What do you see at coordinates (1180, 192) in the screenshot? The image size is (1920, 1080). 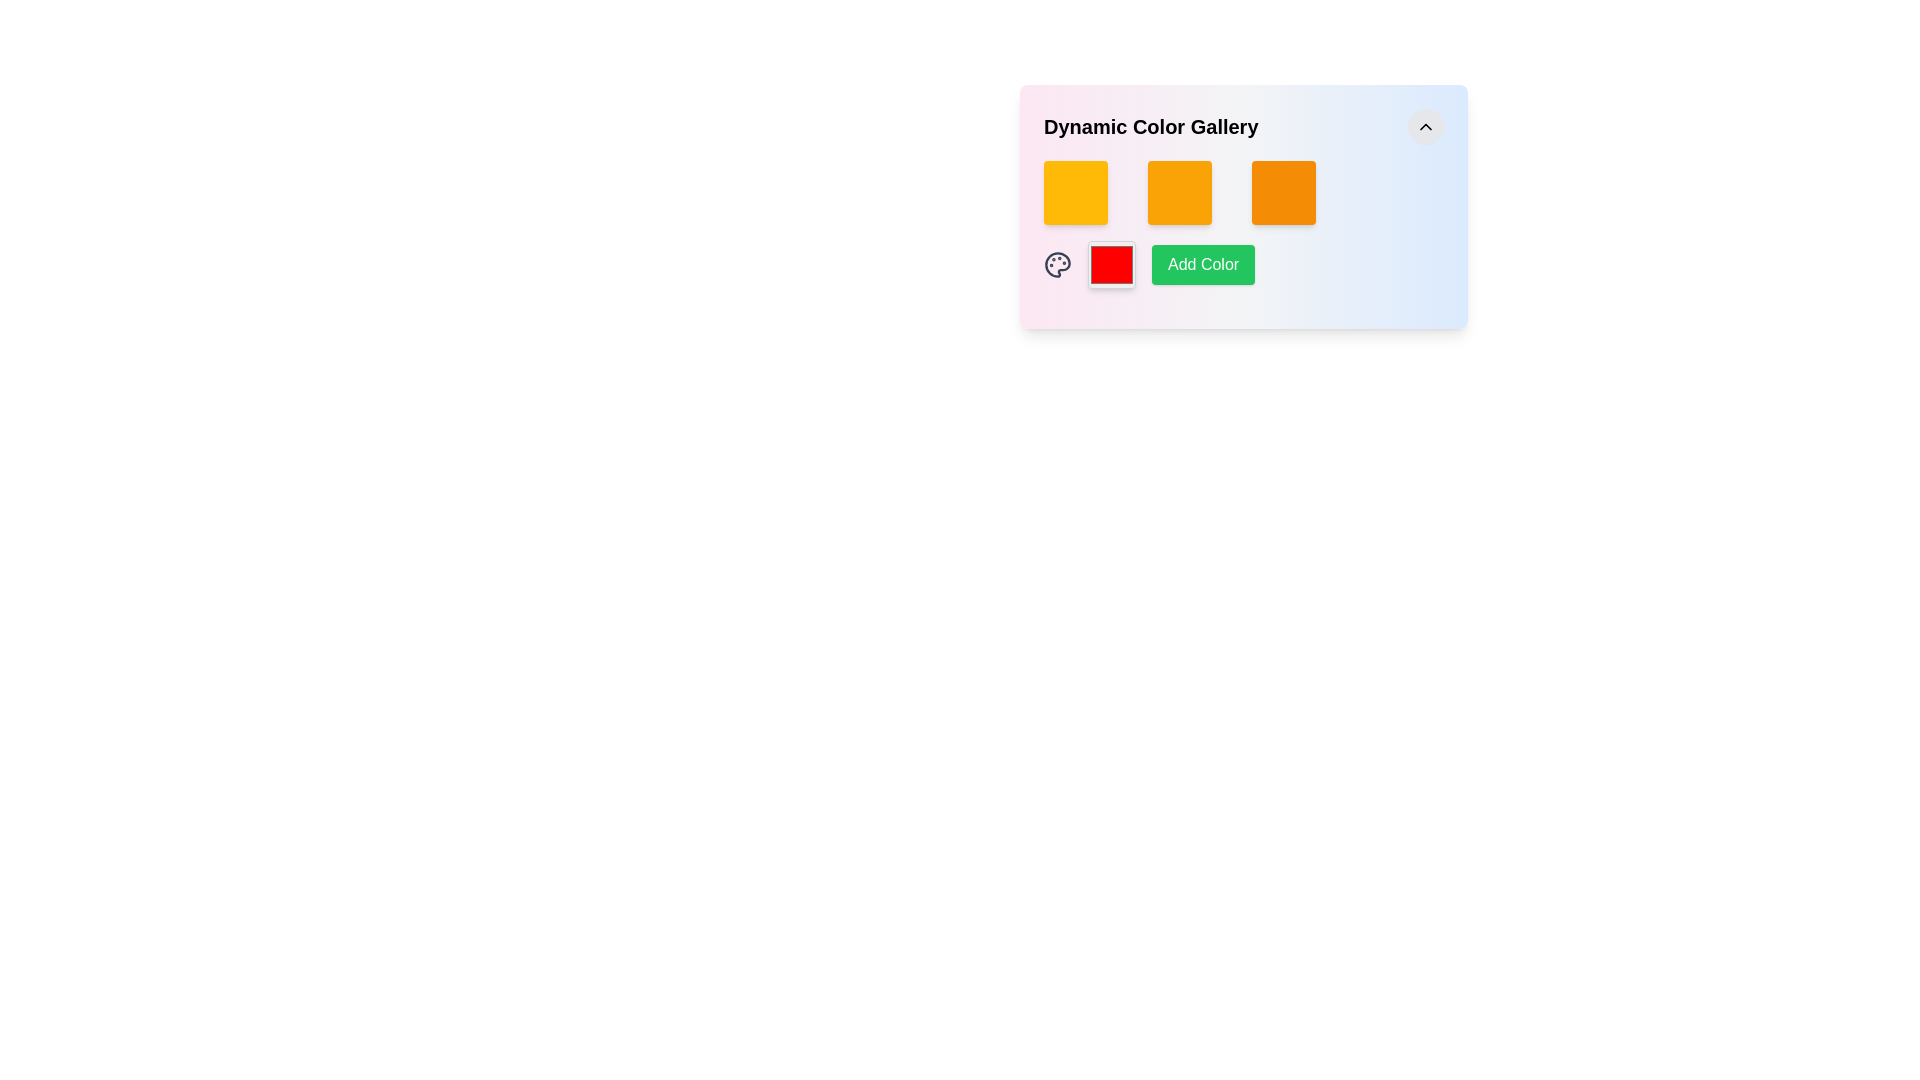 I see `the colored box, which is the second element in a grid layout, positioned centrally between two other similar elements` at bounding box center [1180, 192].